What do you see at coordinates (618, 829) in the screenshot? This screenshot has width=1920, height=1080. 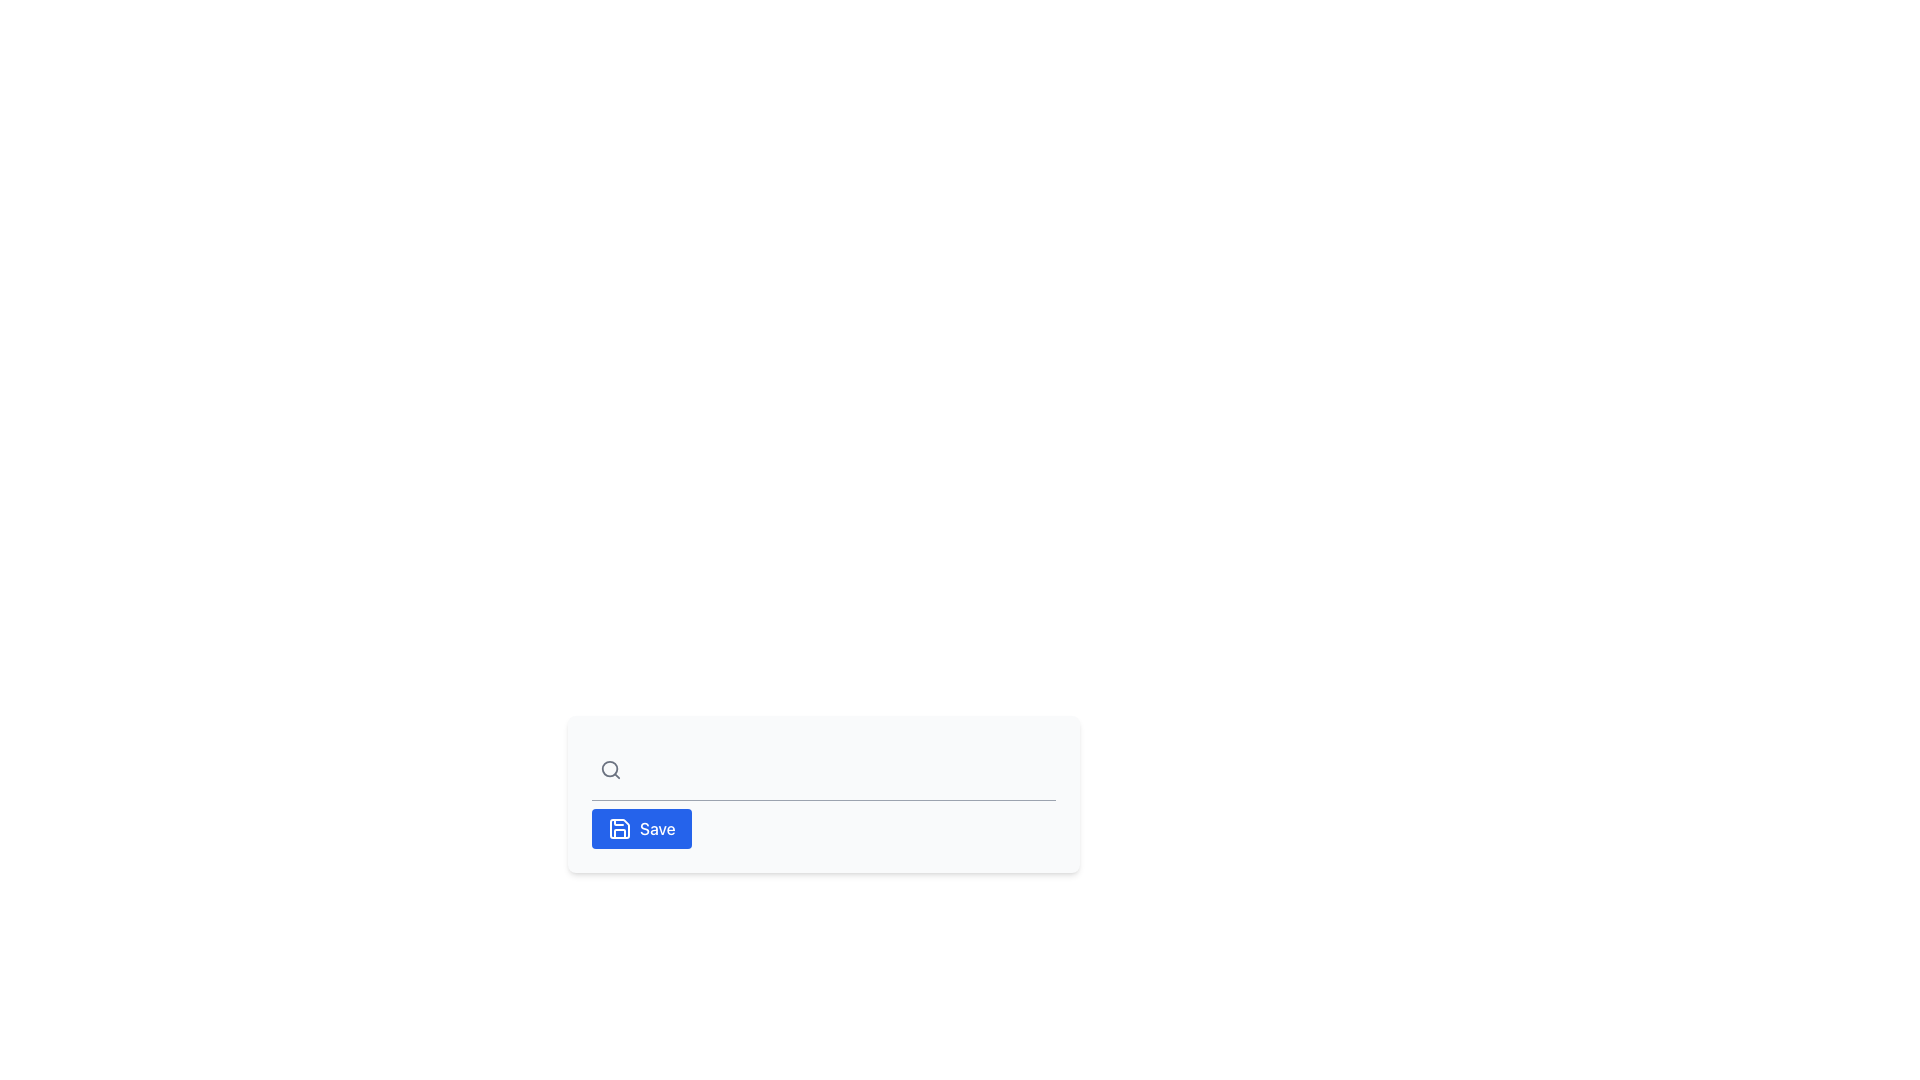 I see `the save icon located to the left of the 'Save' button text, which is part of a blue and white rectangular button` at bounding box center [618, 829].